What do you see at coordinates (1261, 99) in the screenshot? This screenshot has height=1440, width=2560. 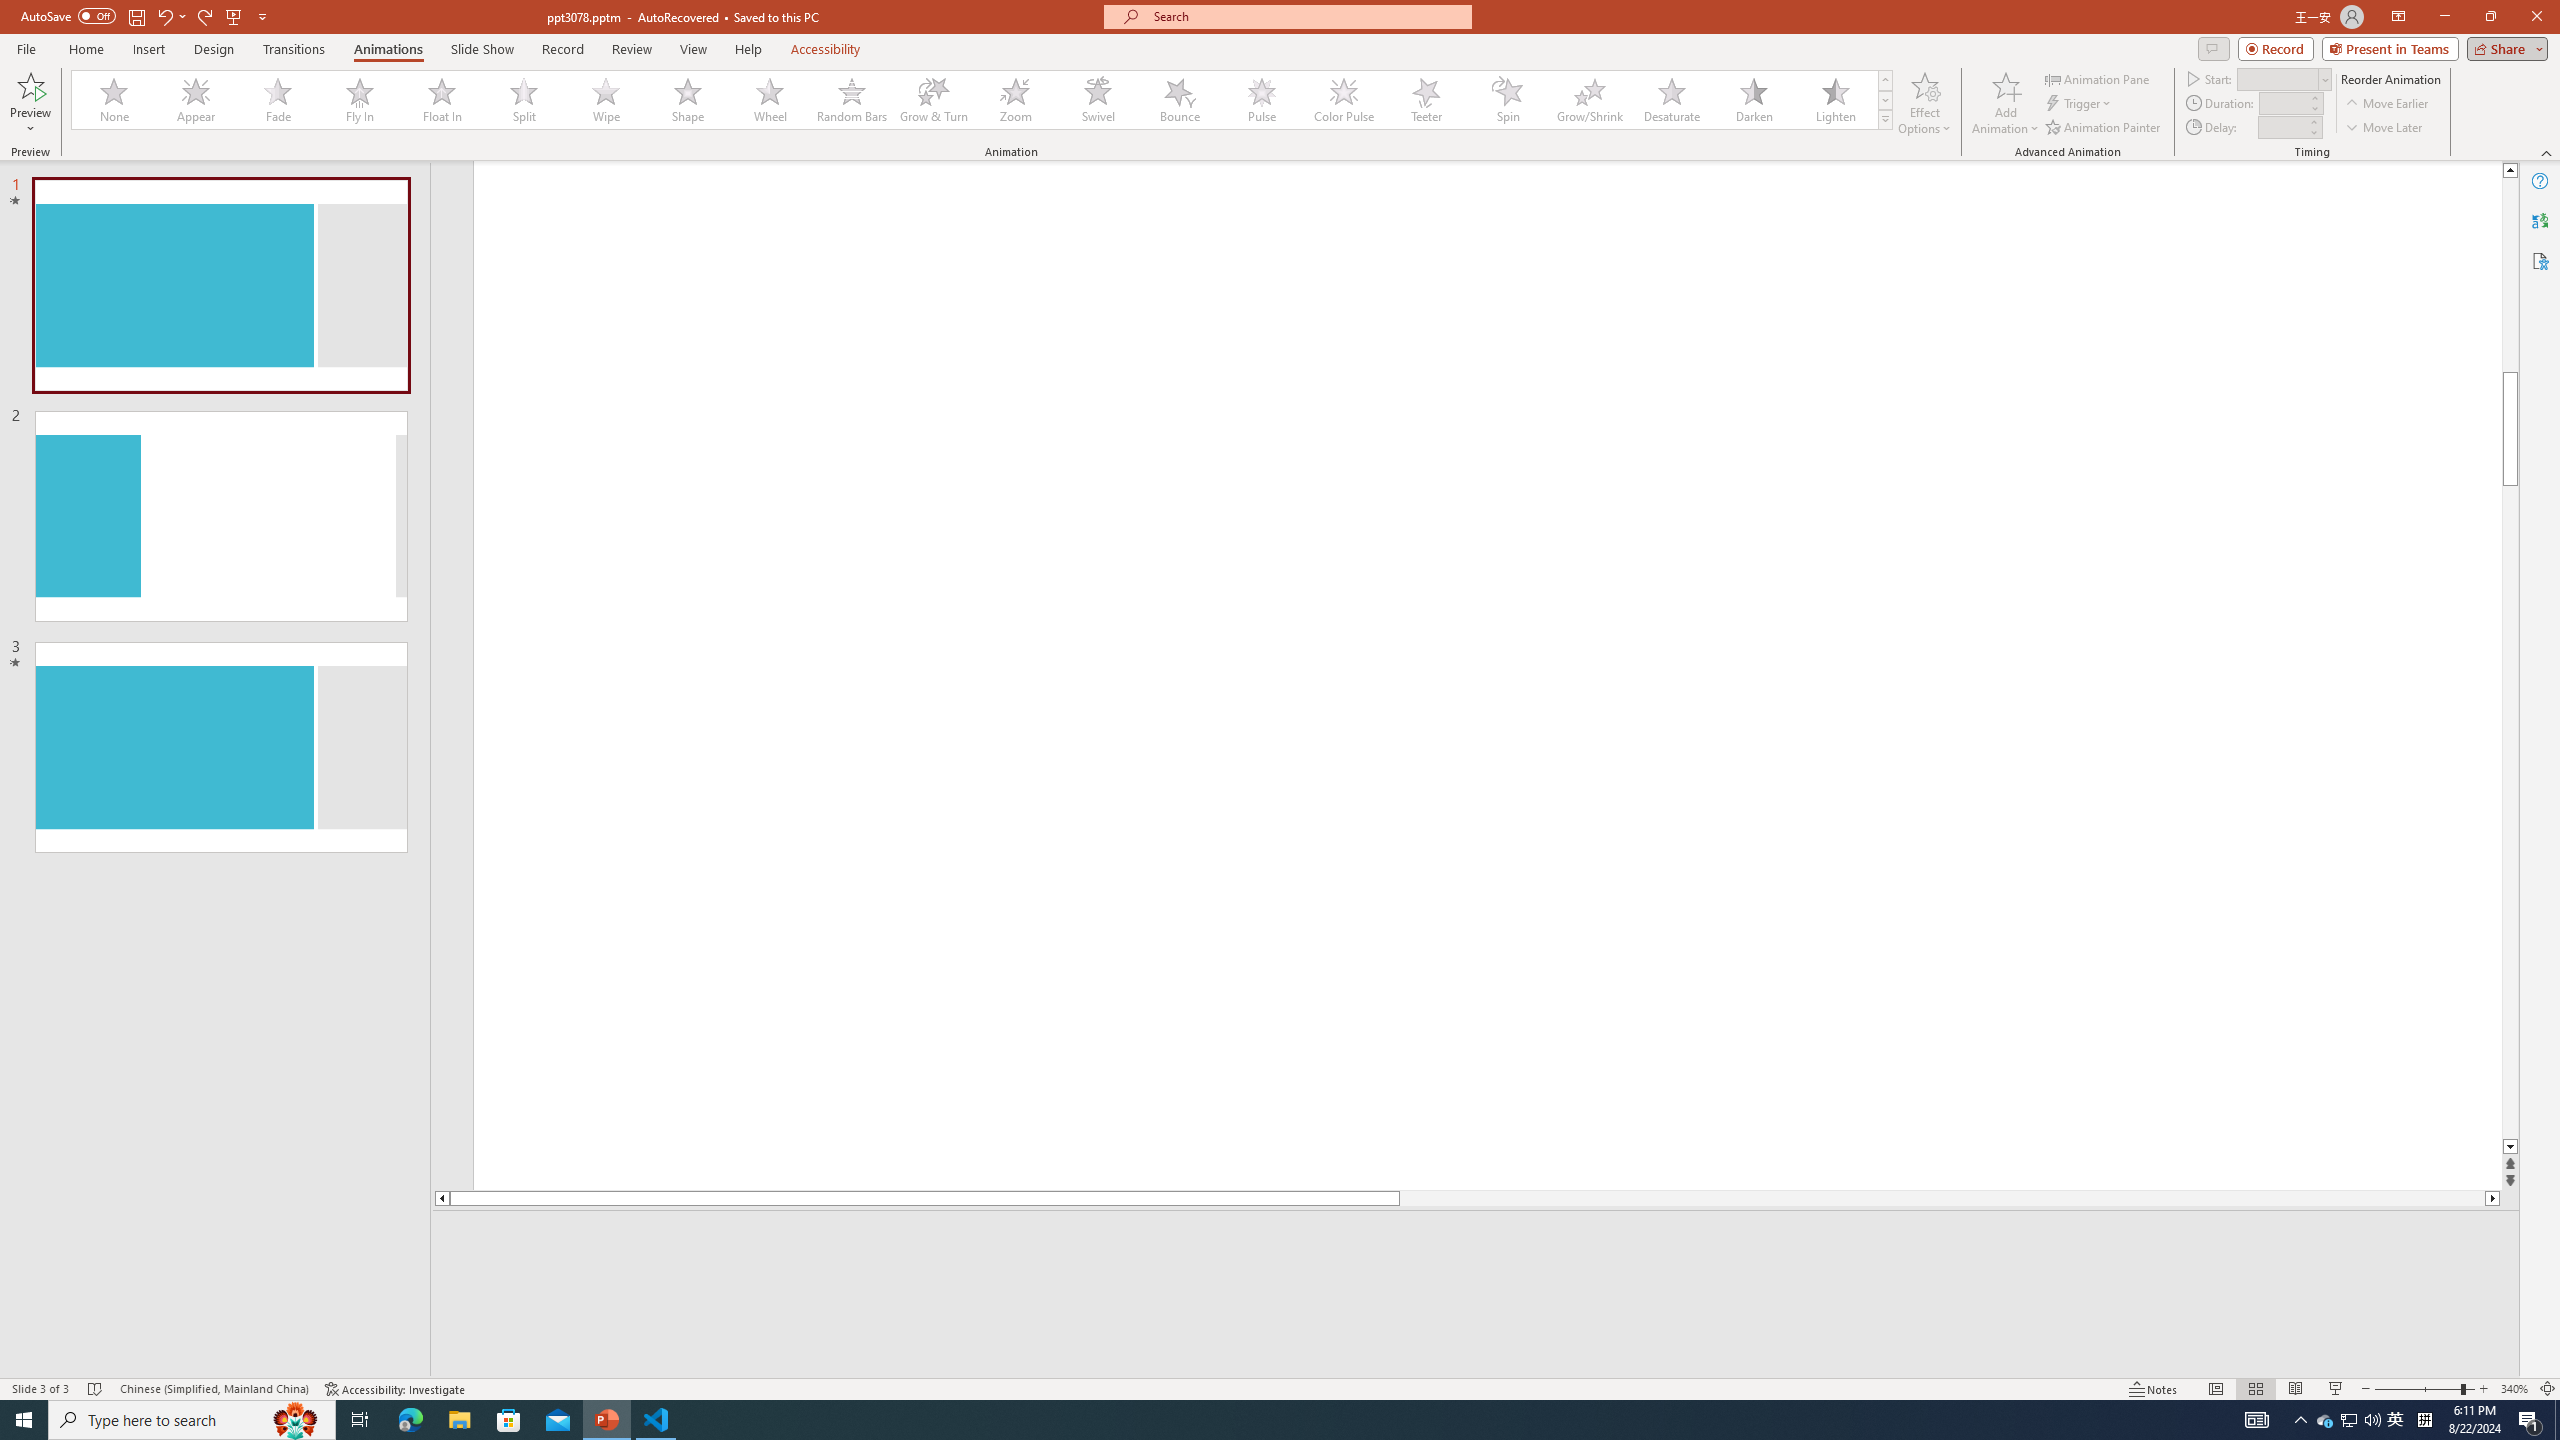 I see `'Pulse'` at bounding box center [1261, 99].